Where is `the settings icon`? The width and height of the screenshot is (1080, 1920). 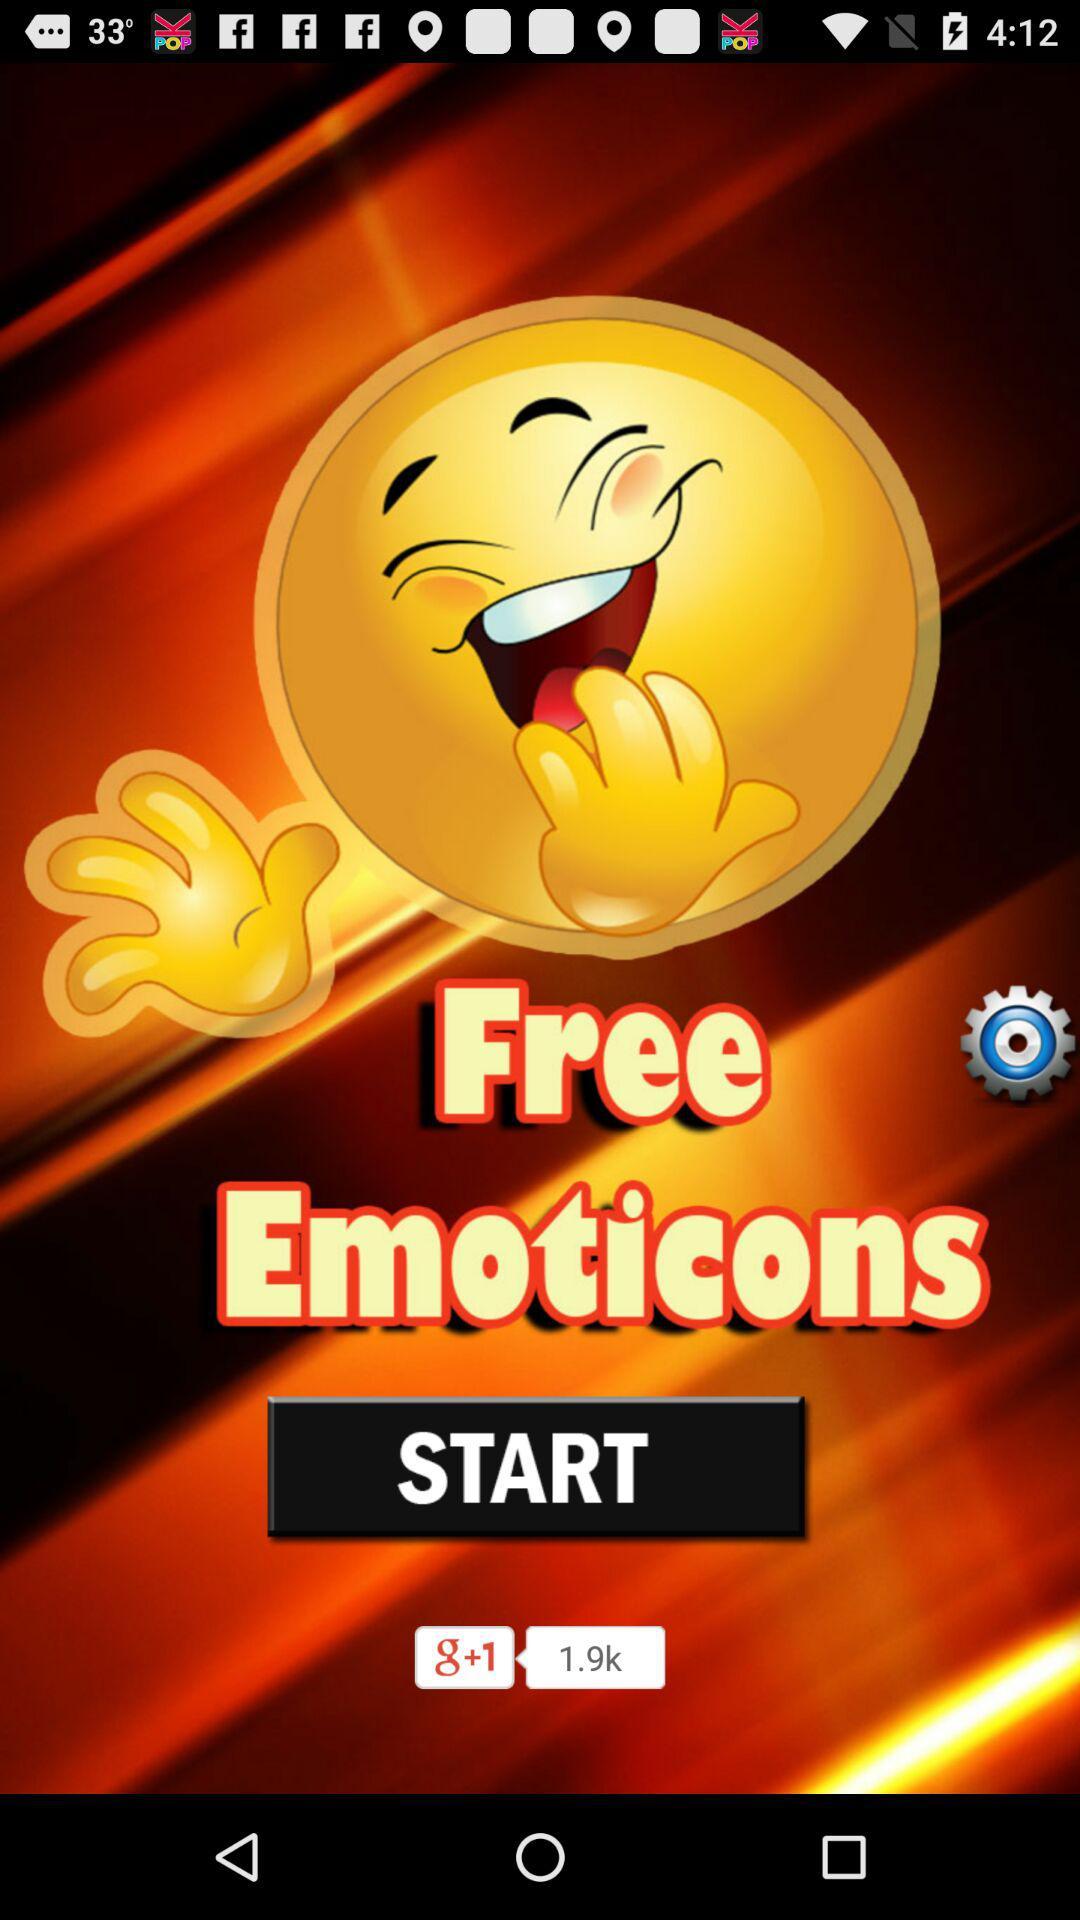
the settings icon is located at coordinates (1017, 1117).